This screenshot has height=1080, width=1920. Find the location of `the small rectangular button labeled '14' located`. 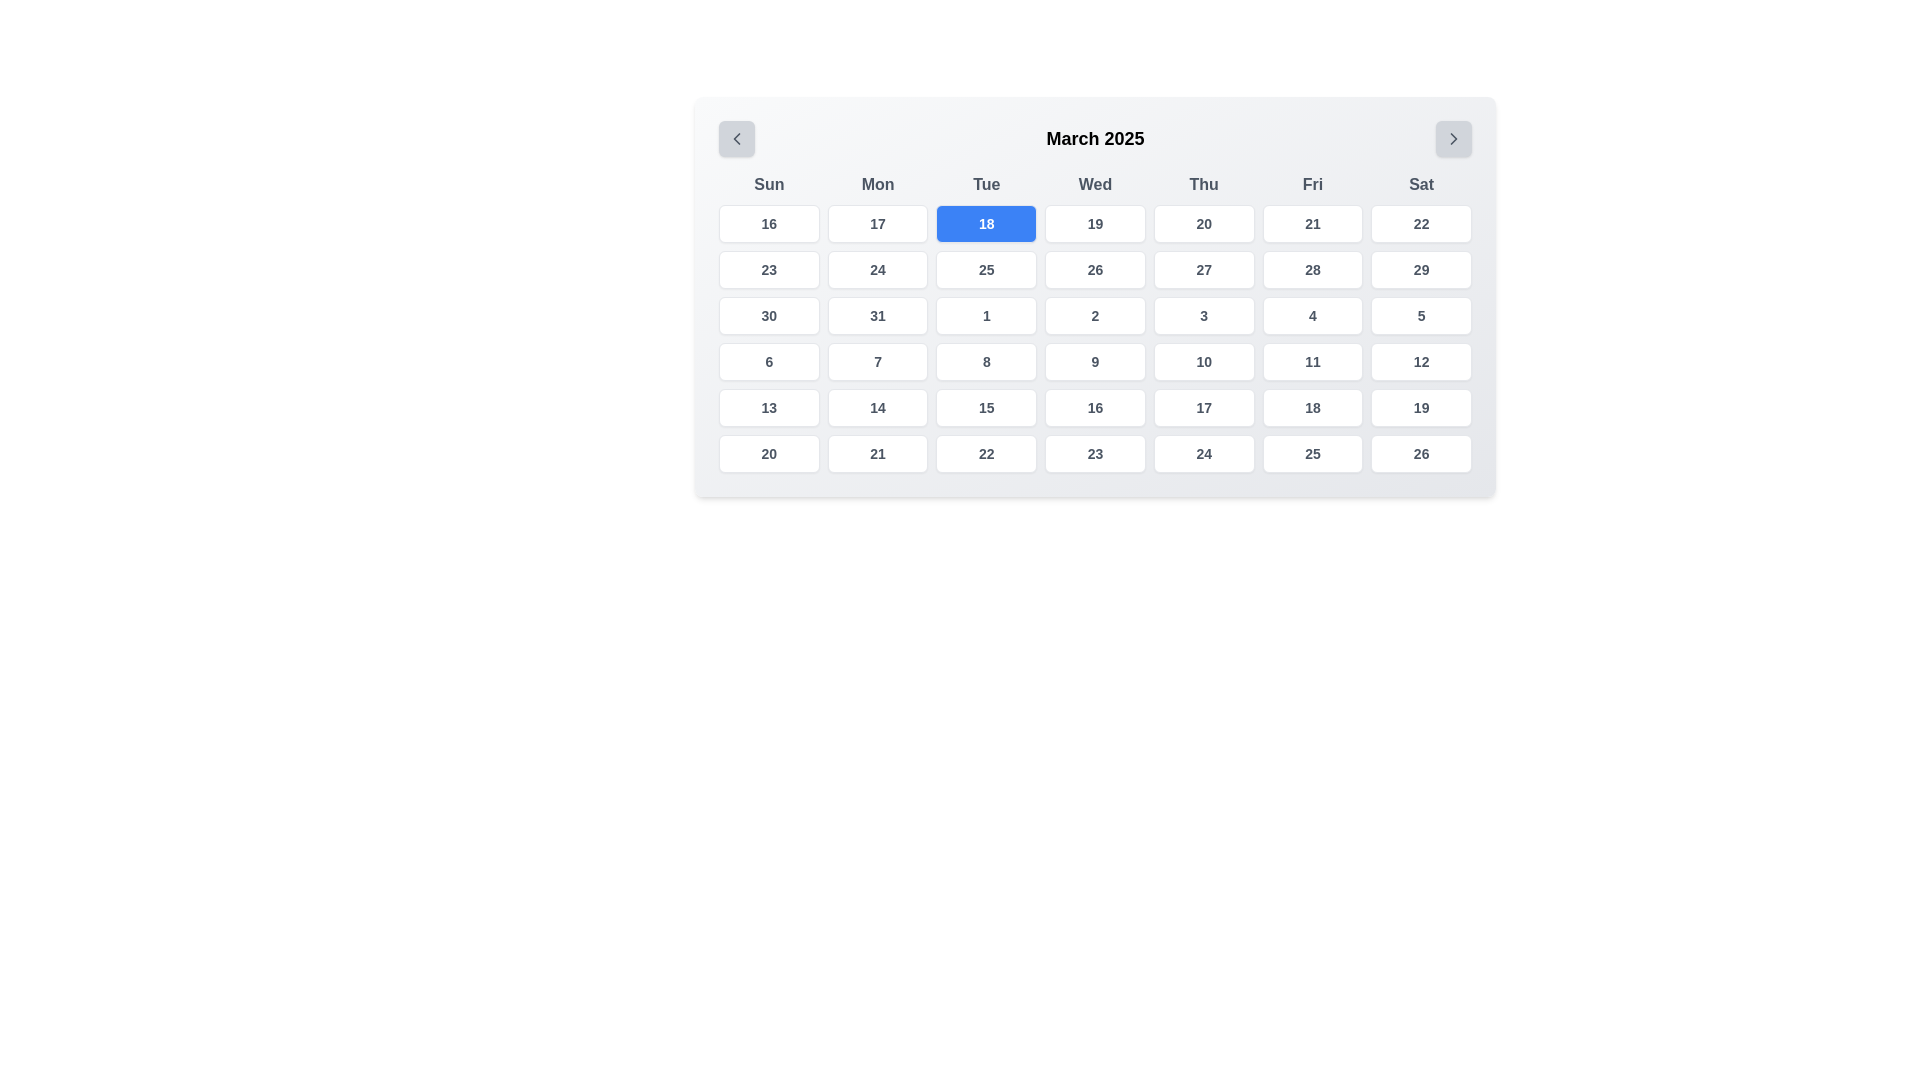

the small rectangular button labeled '14' located is located at coordinates (878, 407).